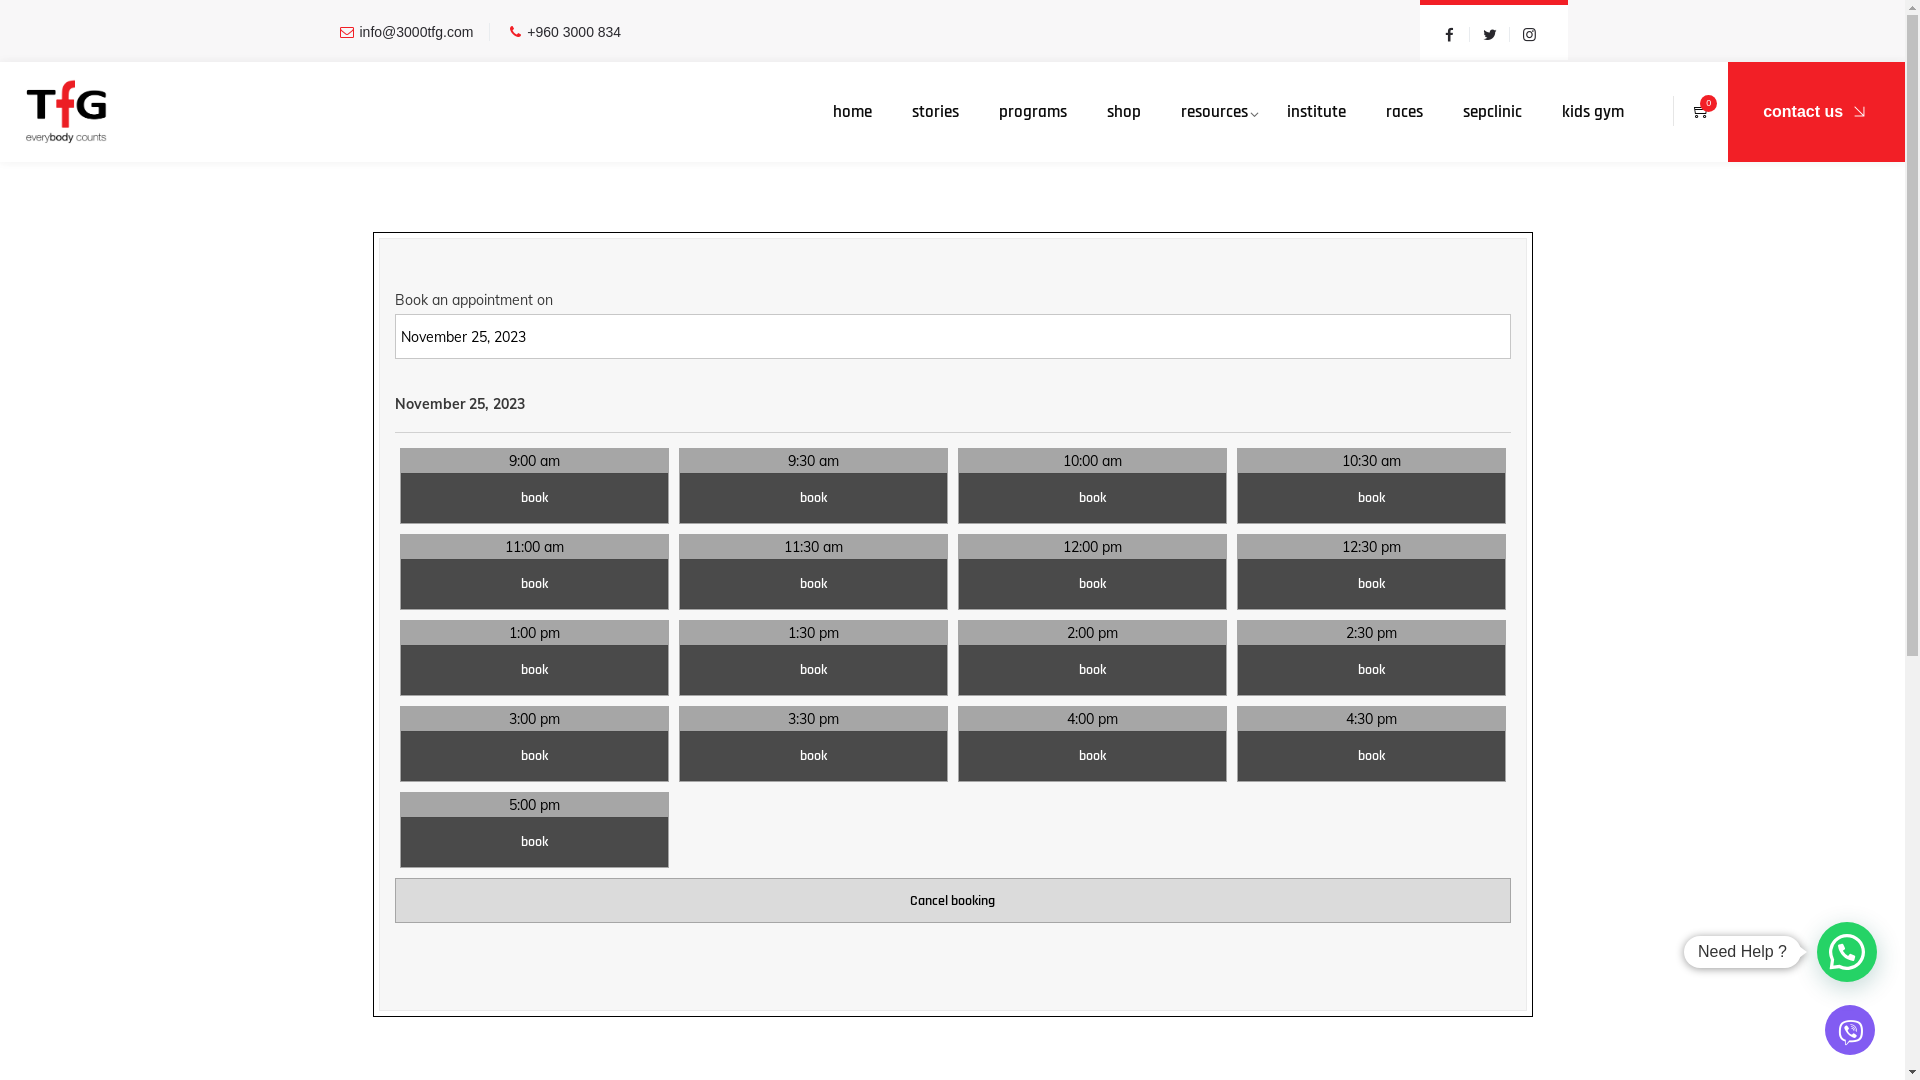 This screenshot has height=1080, width=1920. What do you see at coordinates (1385, 111) in the screenshot?
I see `'races'` at bounding box center [1385, 111].